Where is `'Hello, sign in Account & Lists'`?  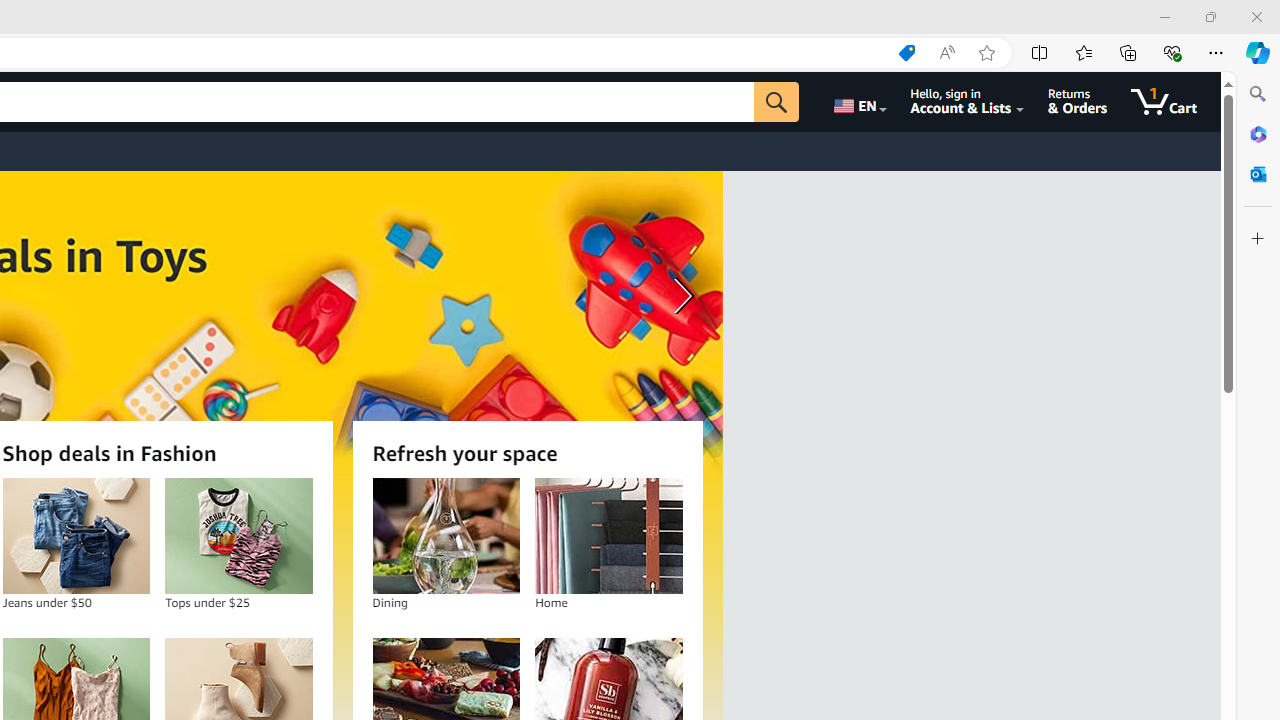
'Hello, sign in Account & Lists' is located at coordinates (967, 101).